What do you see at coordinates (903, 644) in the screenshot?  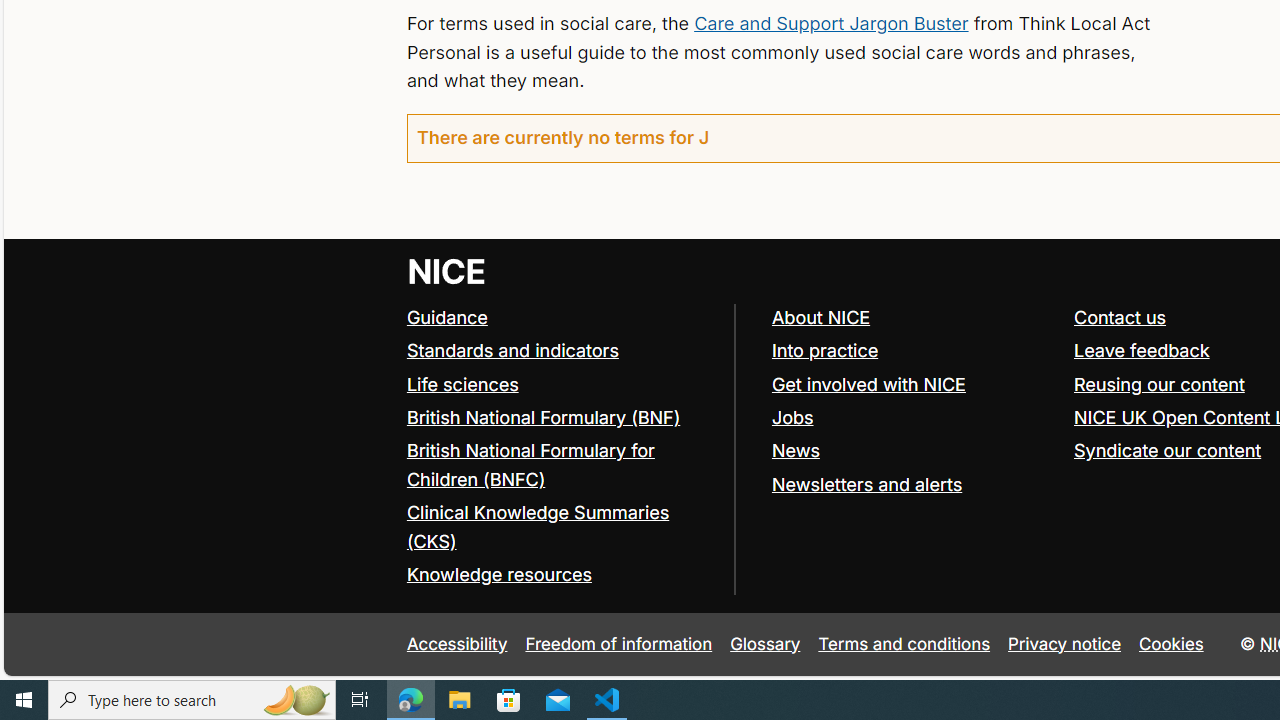 I see `'Terms and conditions'` at bounding box center [903, 644].